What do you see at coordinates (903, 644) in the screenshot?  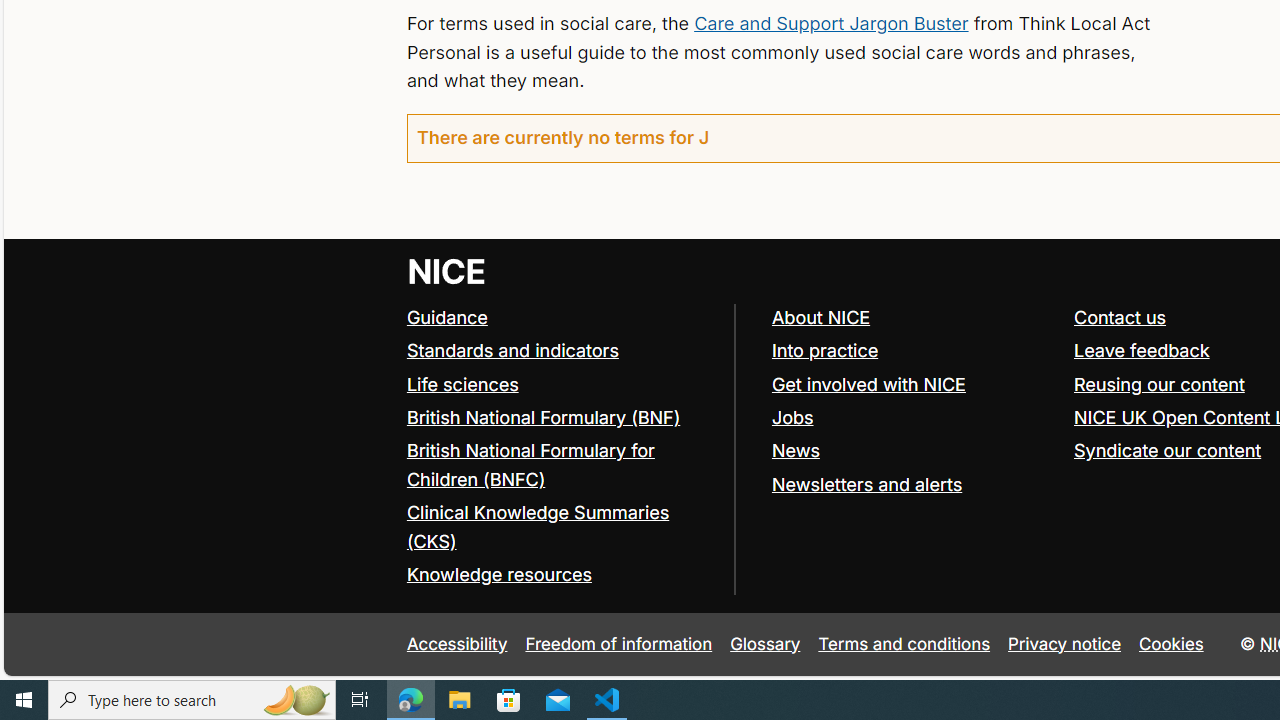 I see `'Terms and conditions'` at bounding box center [903, 644].